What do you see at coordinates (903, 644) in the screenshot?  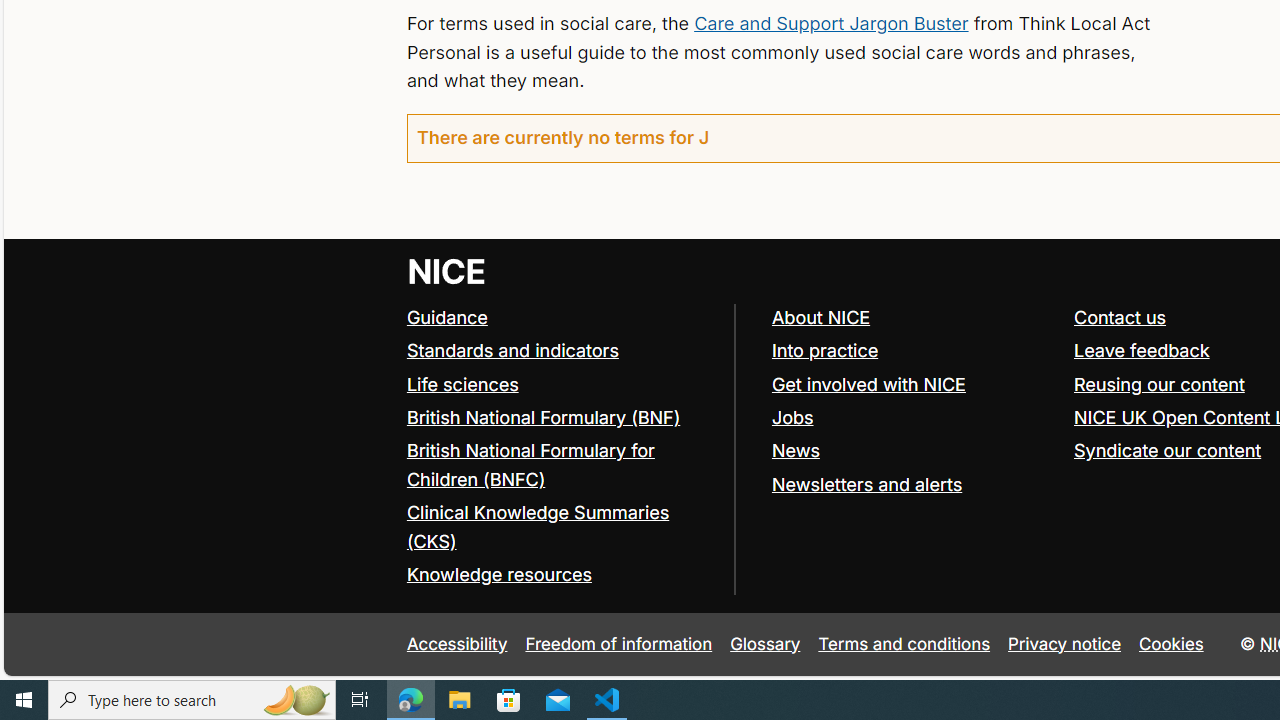 I see `'Terms and conditions'` at bounding box center [903, 644].